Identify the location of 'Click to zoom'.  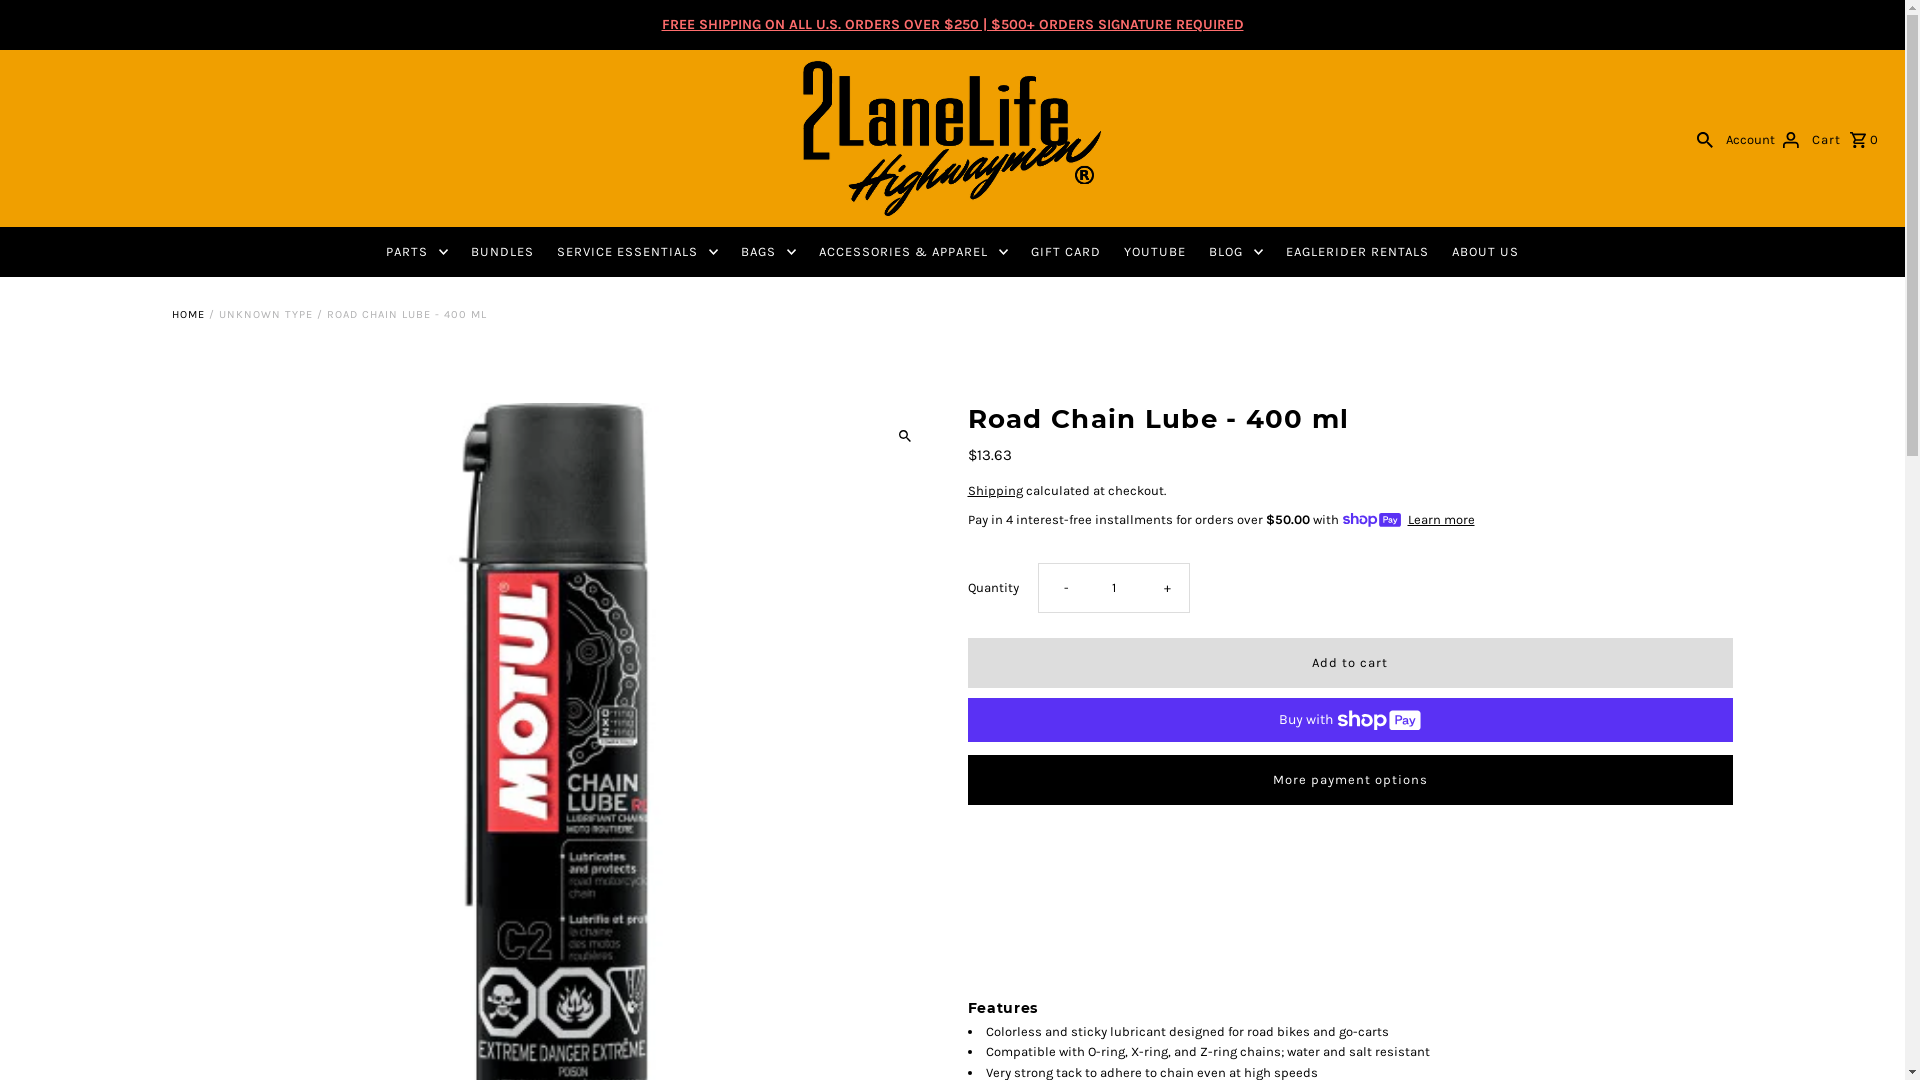
(903, 434).